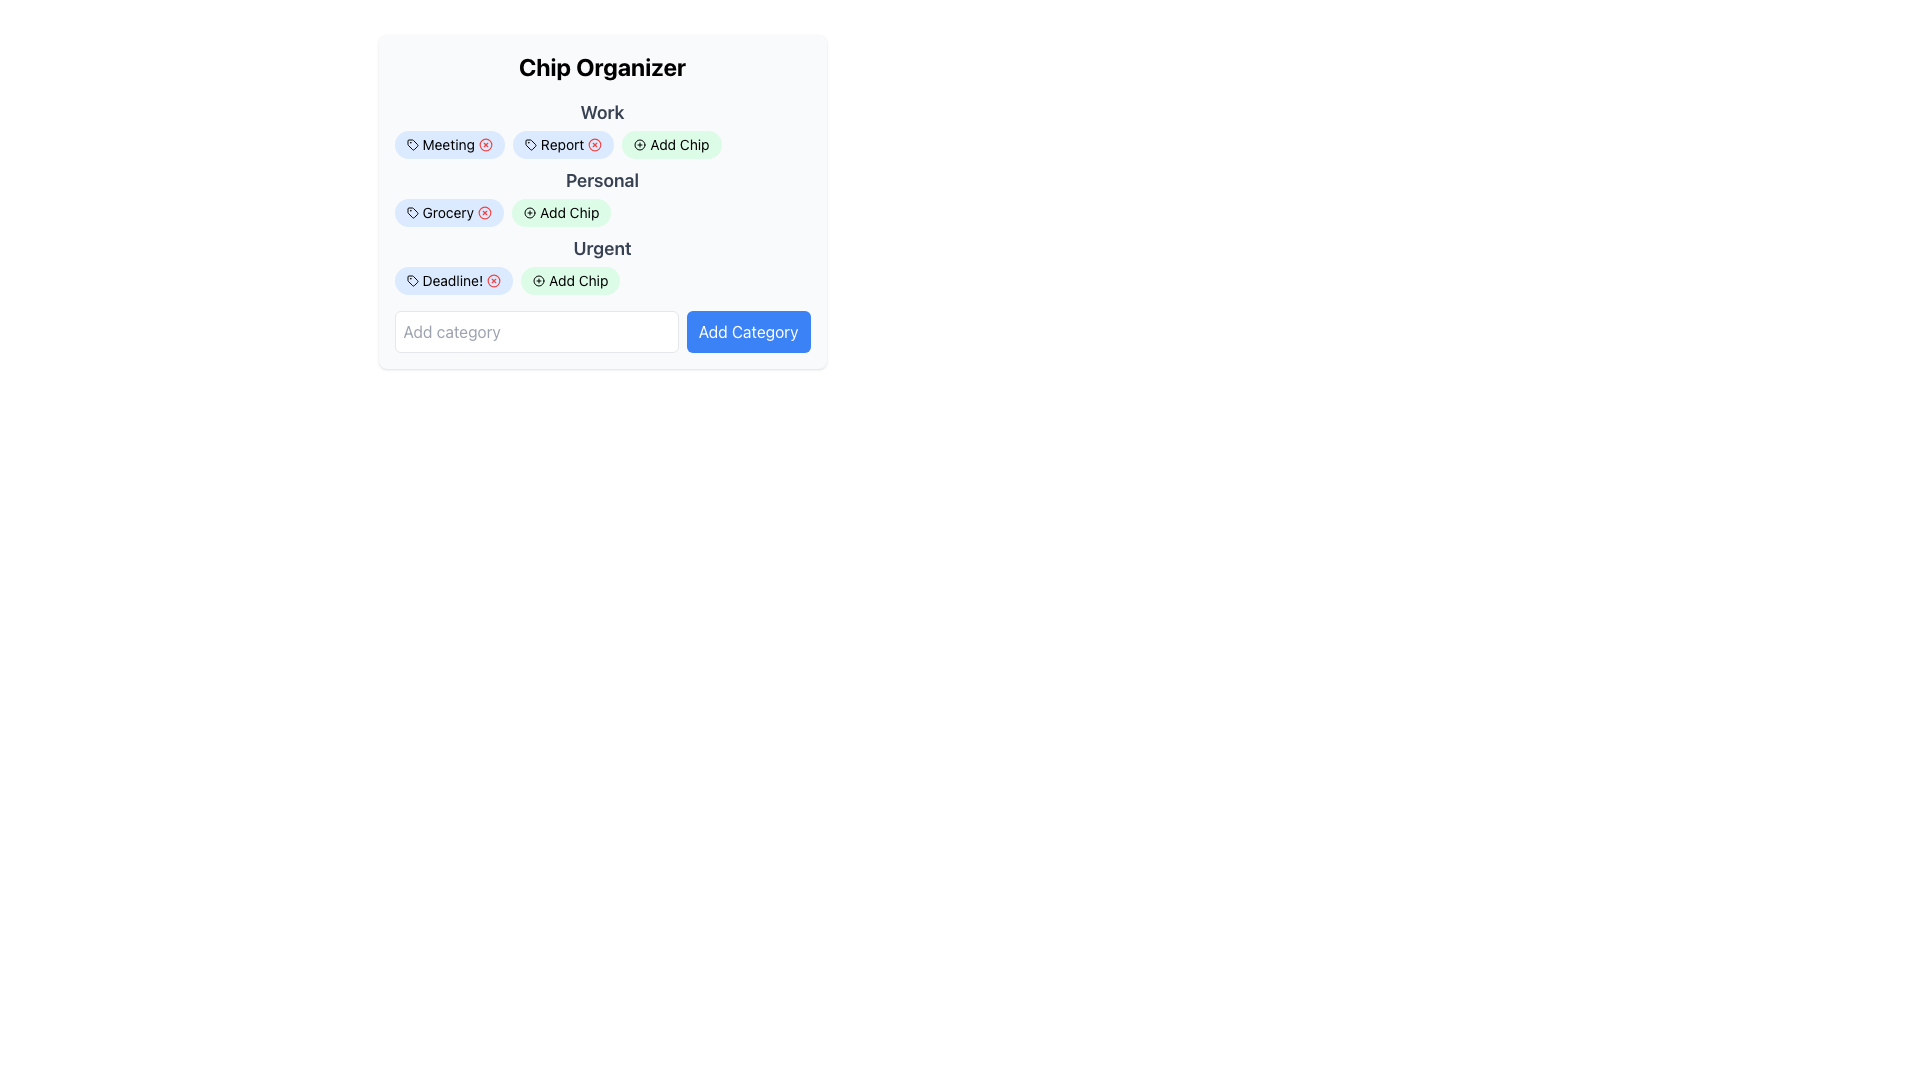  I want to click on the icon indicating the 'Report' chip function, which is the leftmost component of the blue chip labeled 'Report' under the 'Work' section, so click(530, 144).